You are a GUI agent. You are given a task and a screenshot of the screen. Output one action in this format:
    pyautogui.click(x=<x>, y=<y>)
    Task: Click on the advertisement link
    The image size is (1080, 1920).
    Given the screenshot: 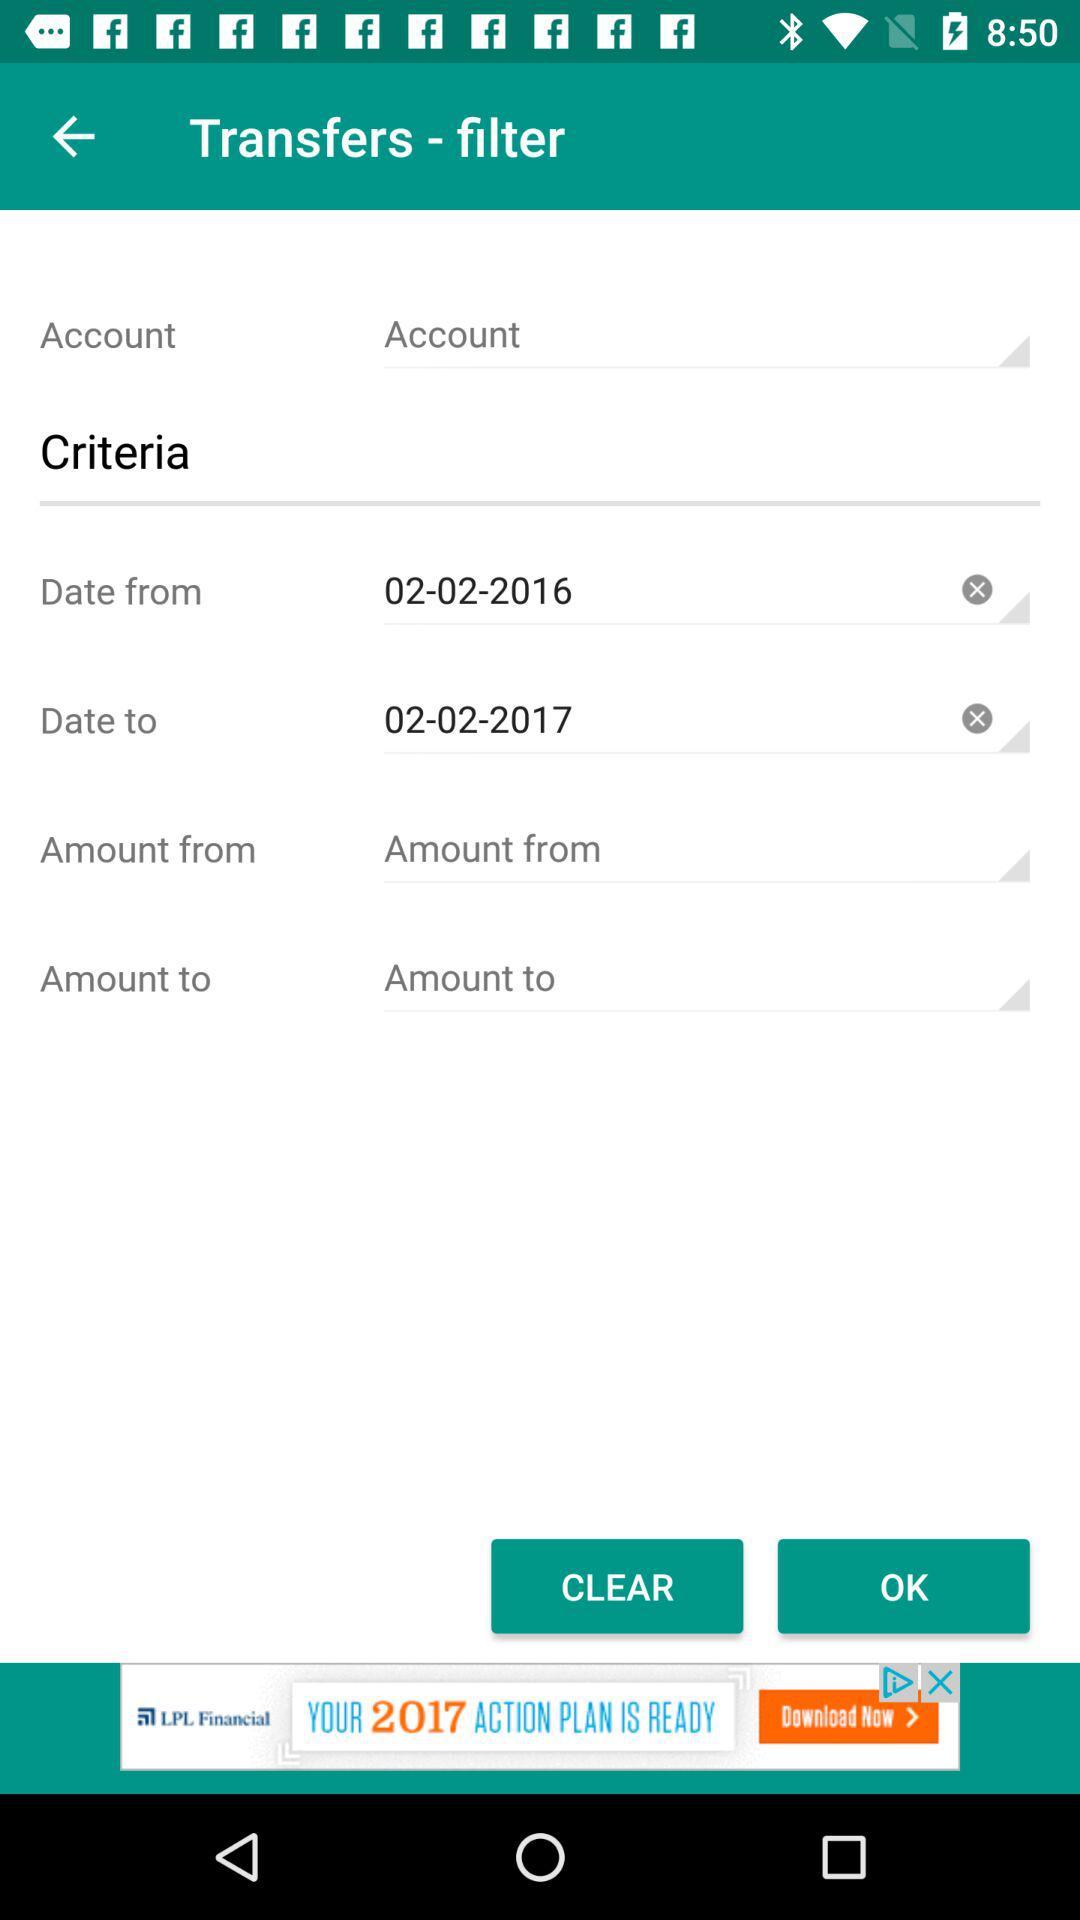 What is the action you would take?
    pyautogui.click(x=540, y=1727)
    